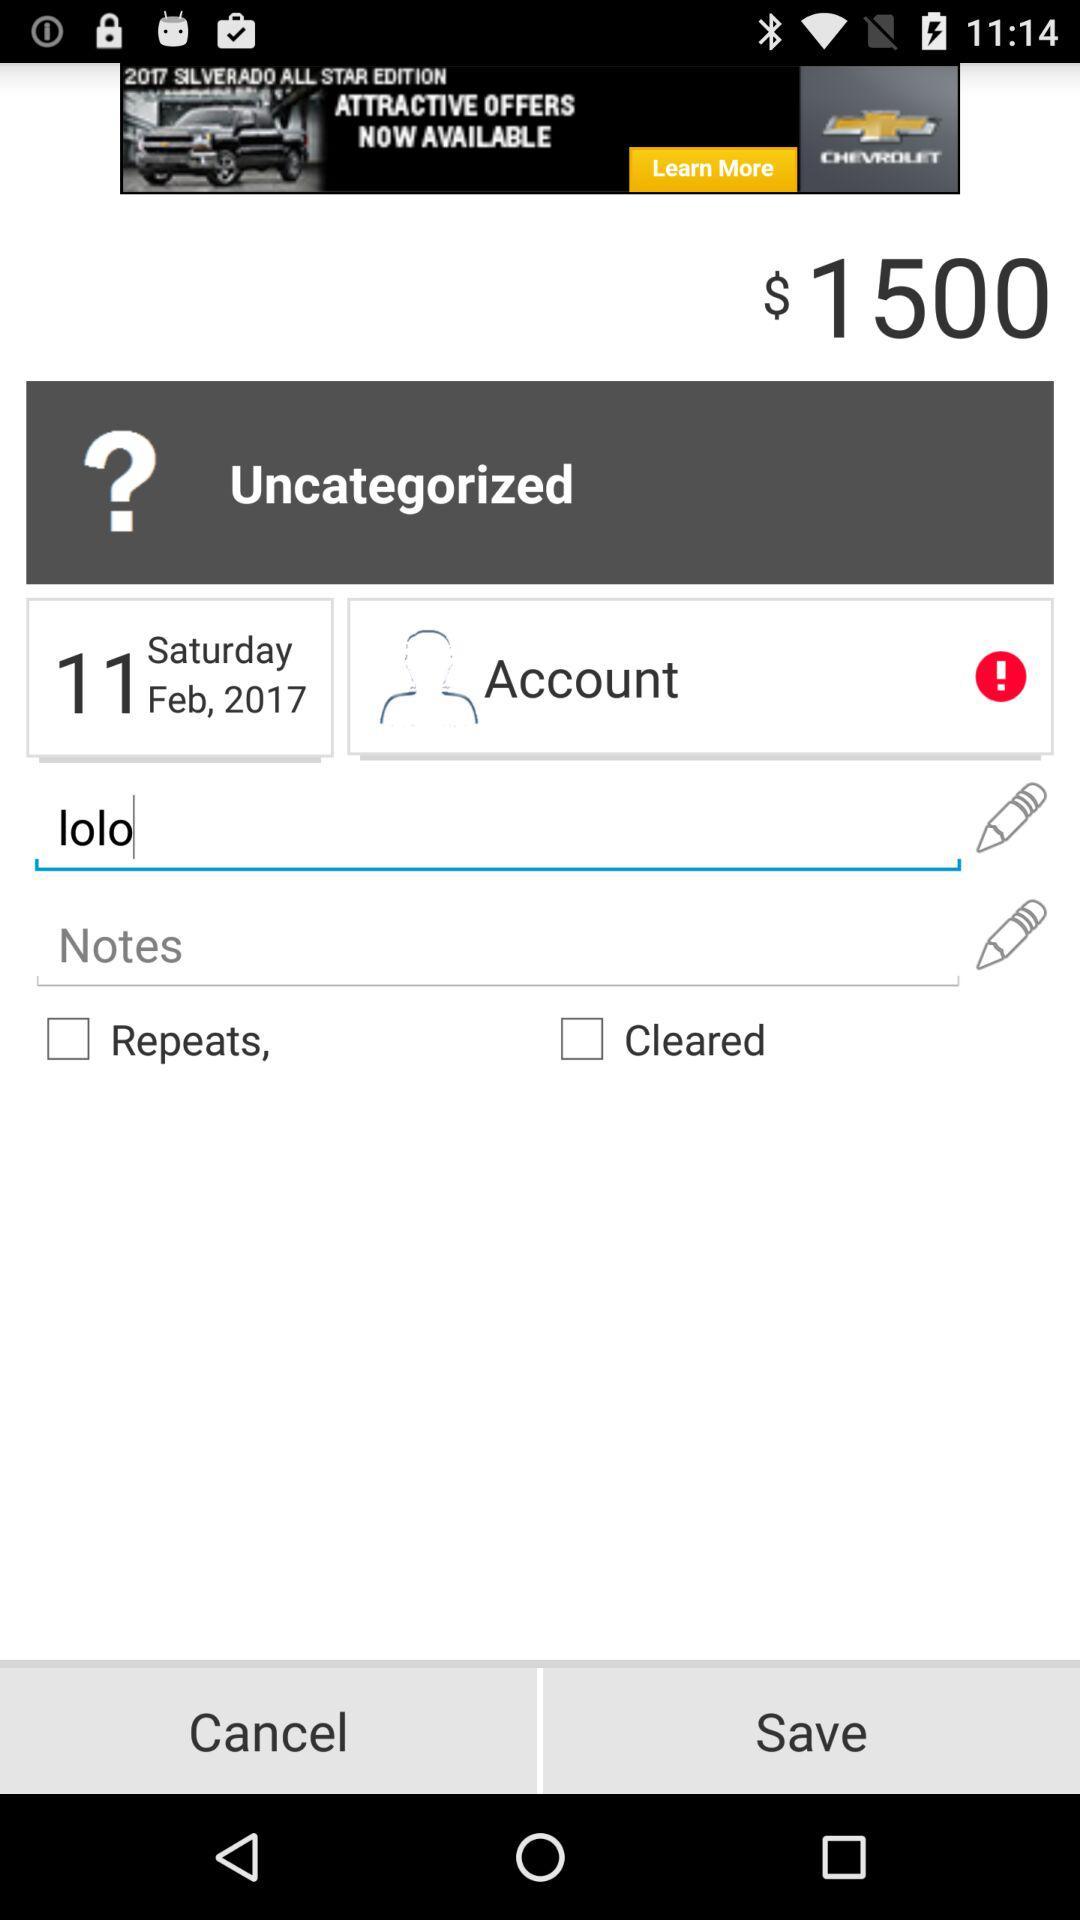  What do you see at coordinates (427, 679) in the screenshot?
I see `my account` at bounding box center [427, 679].